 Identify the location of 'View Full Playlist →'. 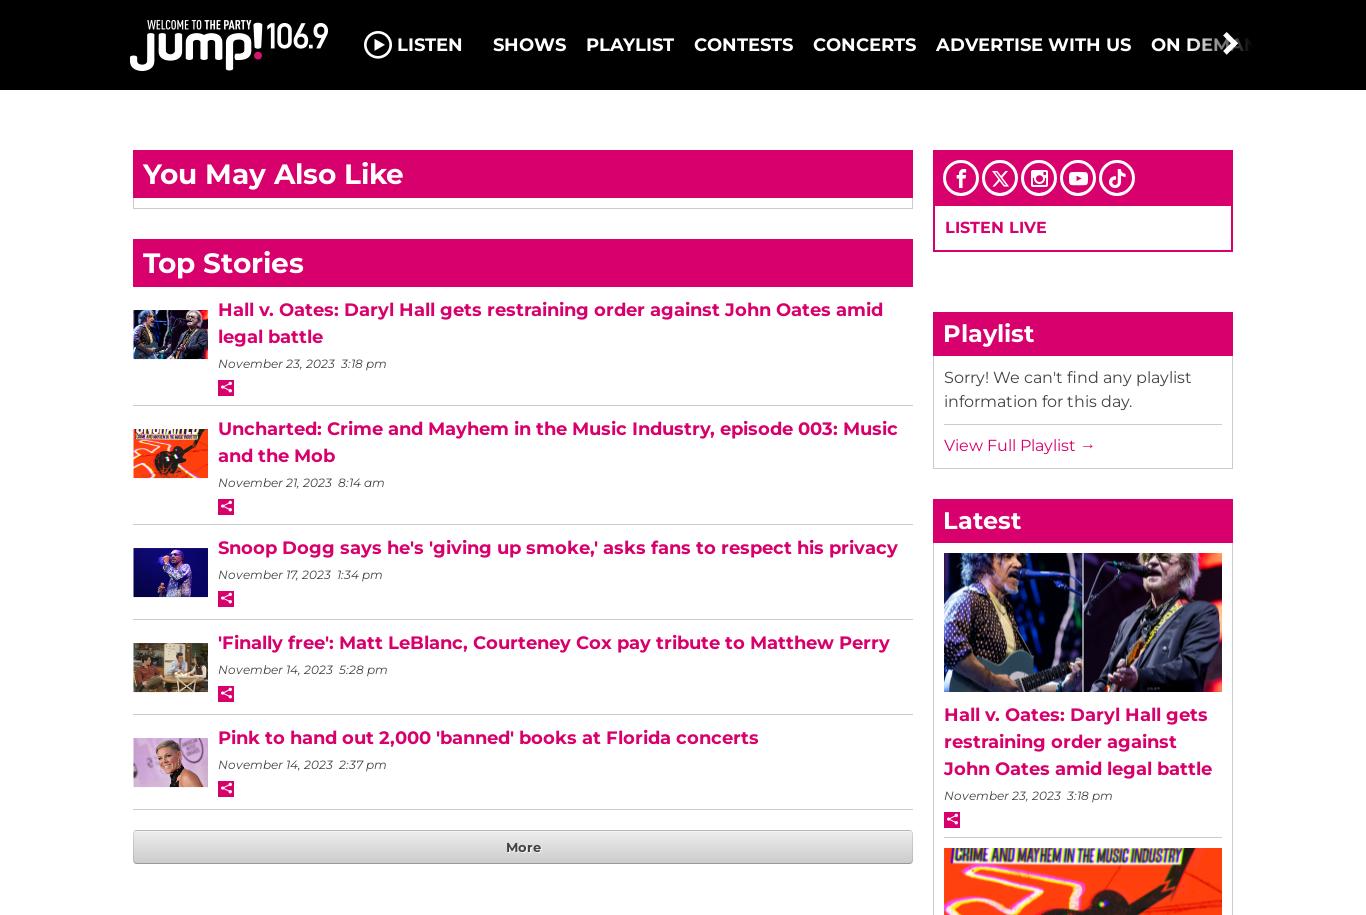
(1019, 445).